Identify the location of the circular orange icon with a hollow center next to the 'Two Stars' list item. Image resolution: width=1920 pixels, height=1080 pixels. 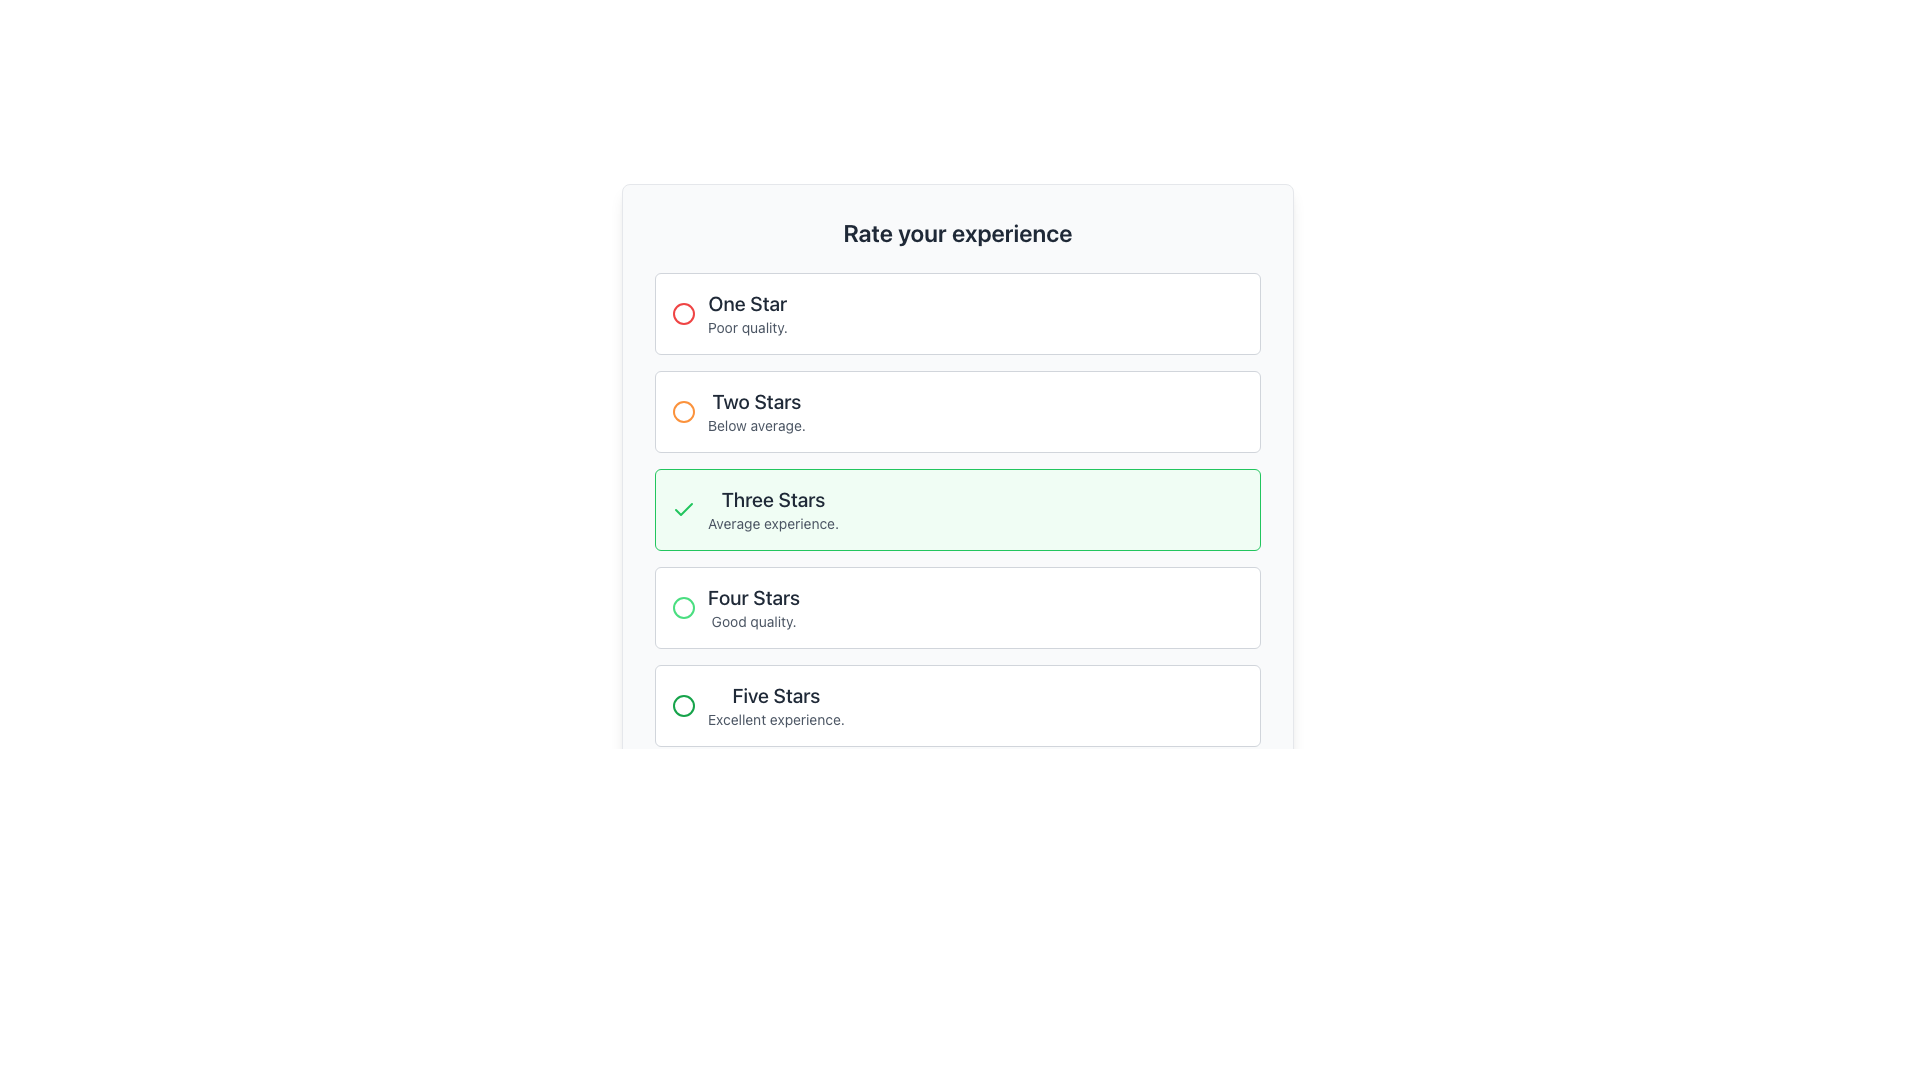
(684, 411).